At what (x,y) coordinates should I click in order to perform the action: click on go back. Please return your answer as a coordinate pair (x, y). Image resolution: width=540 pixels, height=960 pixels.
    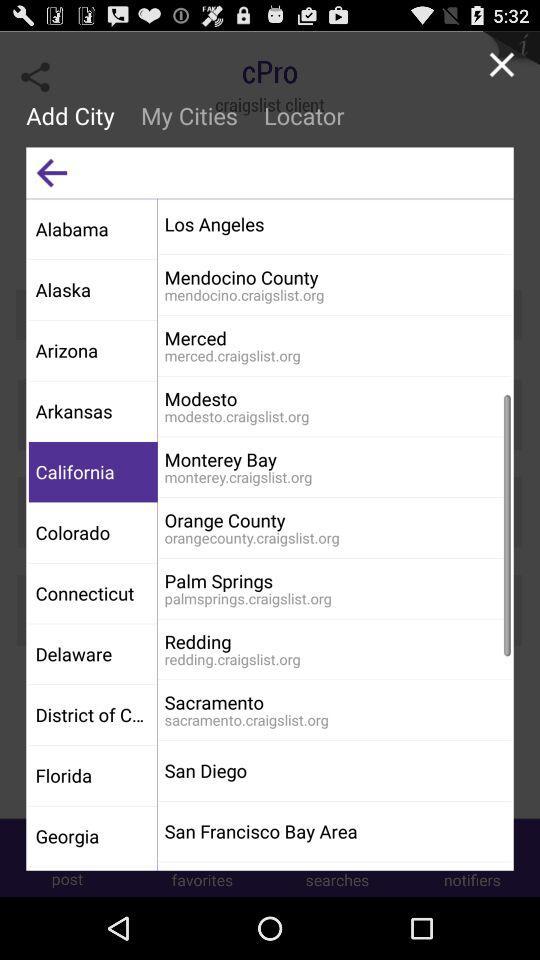
    Looking at the image, I should click on (51, 171).